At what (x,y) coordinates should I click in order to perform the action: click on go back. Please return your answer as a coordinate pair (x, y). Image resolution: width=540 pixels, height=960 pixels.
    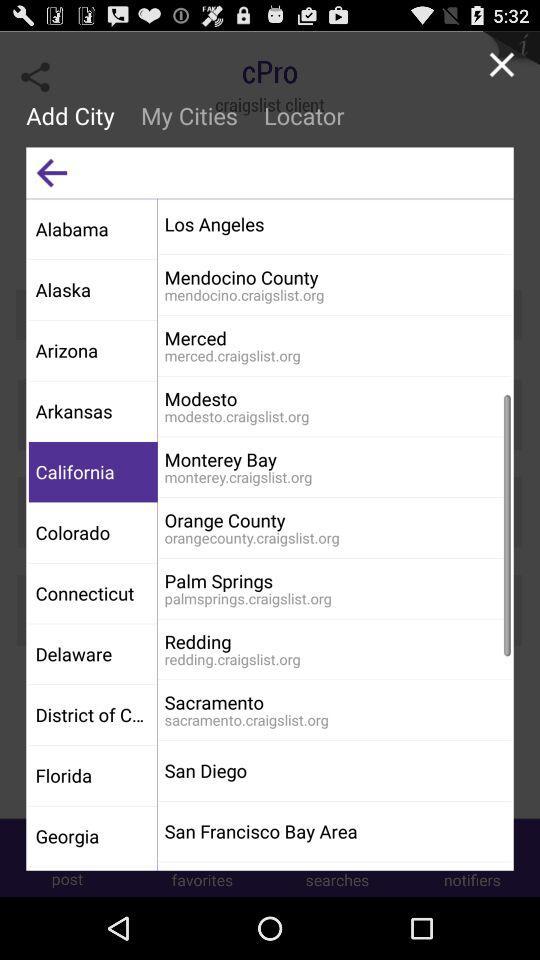
    Looking at the image, I should click on (51, 171).